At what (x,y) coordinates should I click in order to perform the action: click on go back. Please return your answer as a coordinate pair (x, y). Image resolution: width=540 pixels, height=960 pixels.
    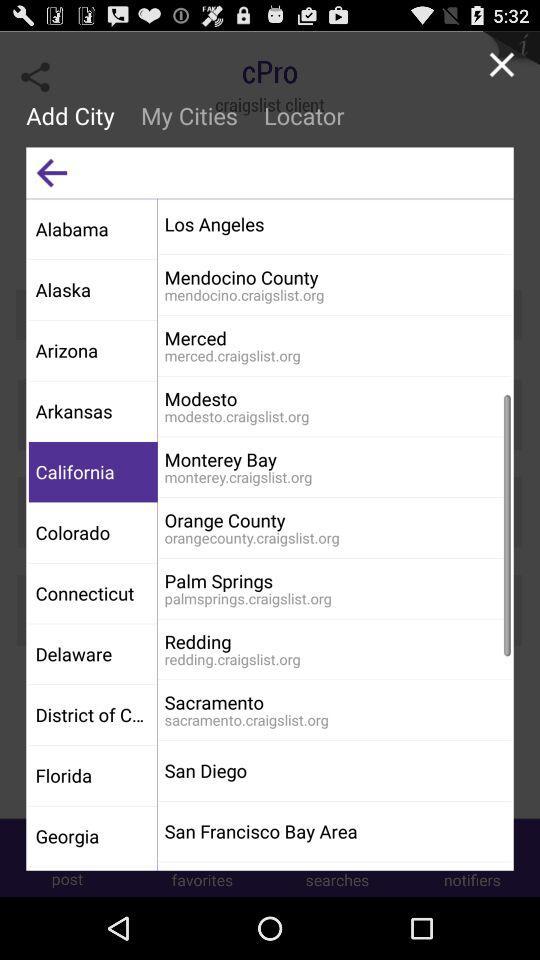
    Looking at the image, I should click on (51, 171).